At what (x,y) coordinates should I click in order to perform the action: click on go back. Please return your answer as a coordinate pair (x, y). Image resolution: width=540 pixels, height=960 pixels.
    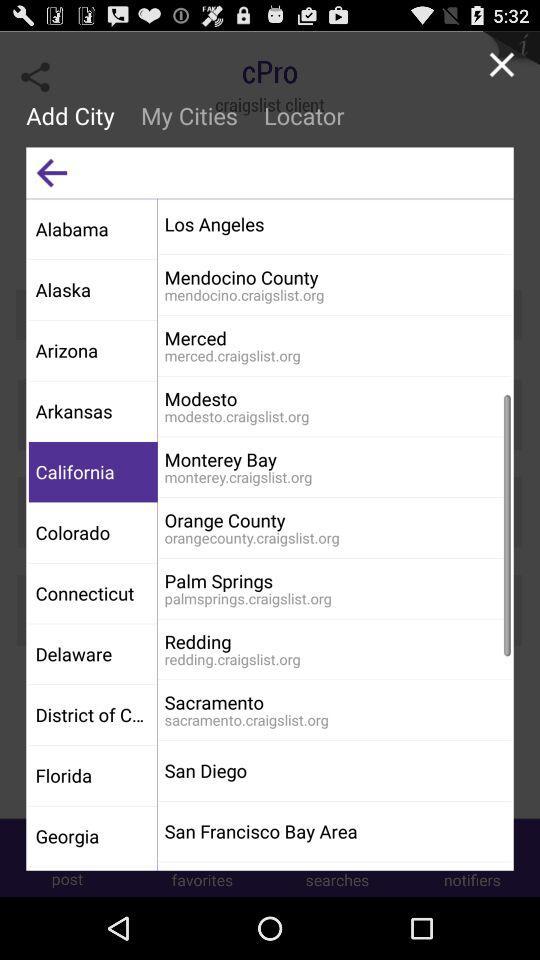
    Looking at the image, I should click on (51, 171).